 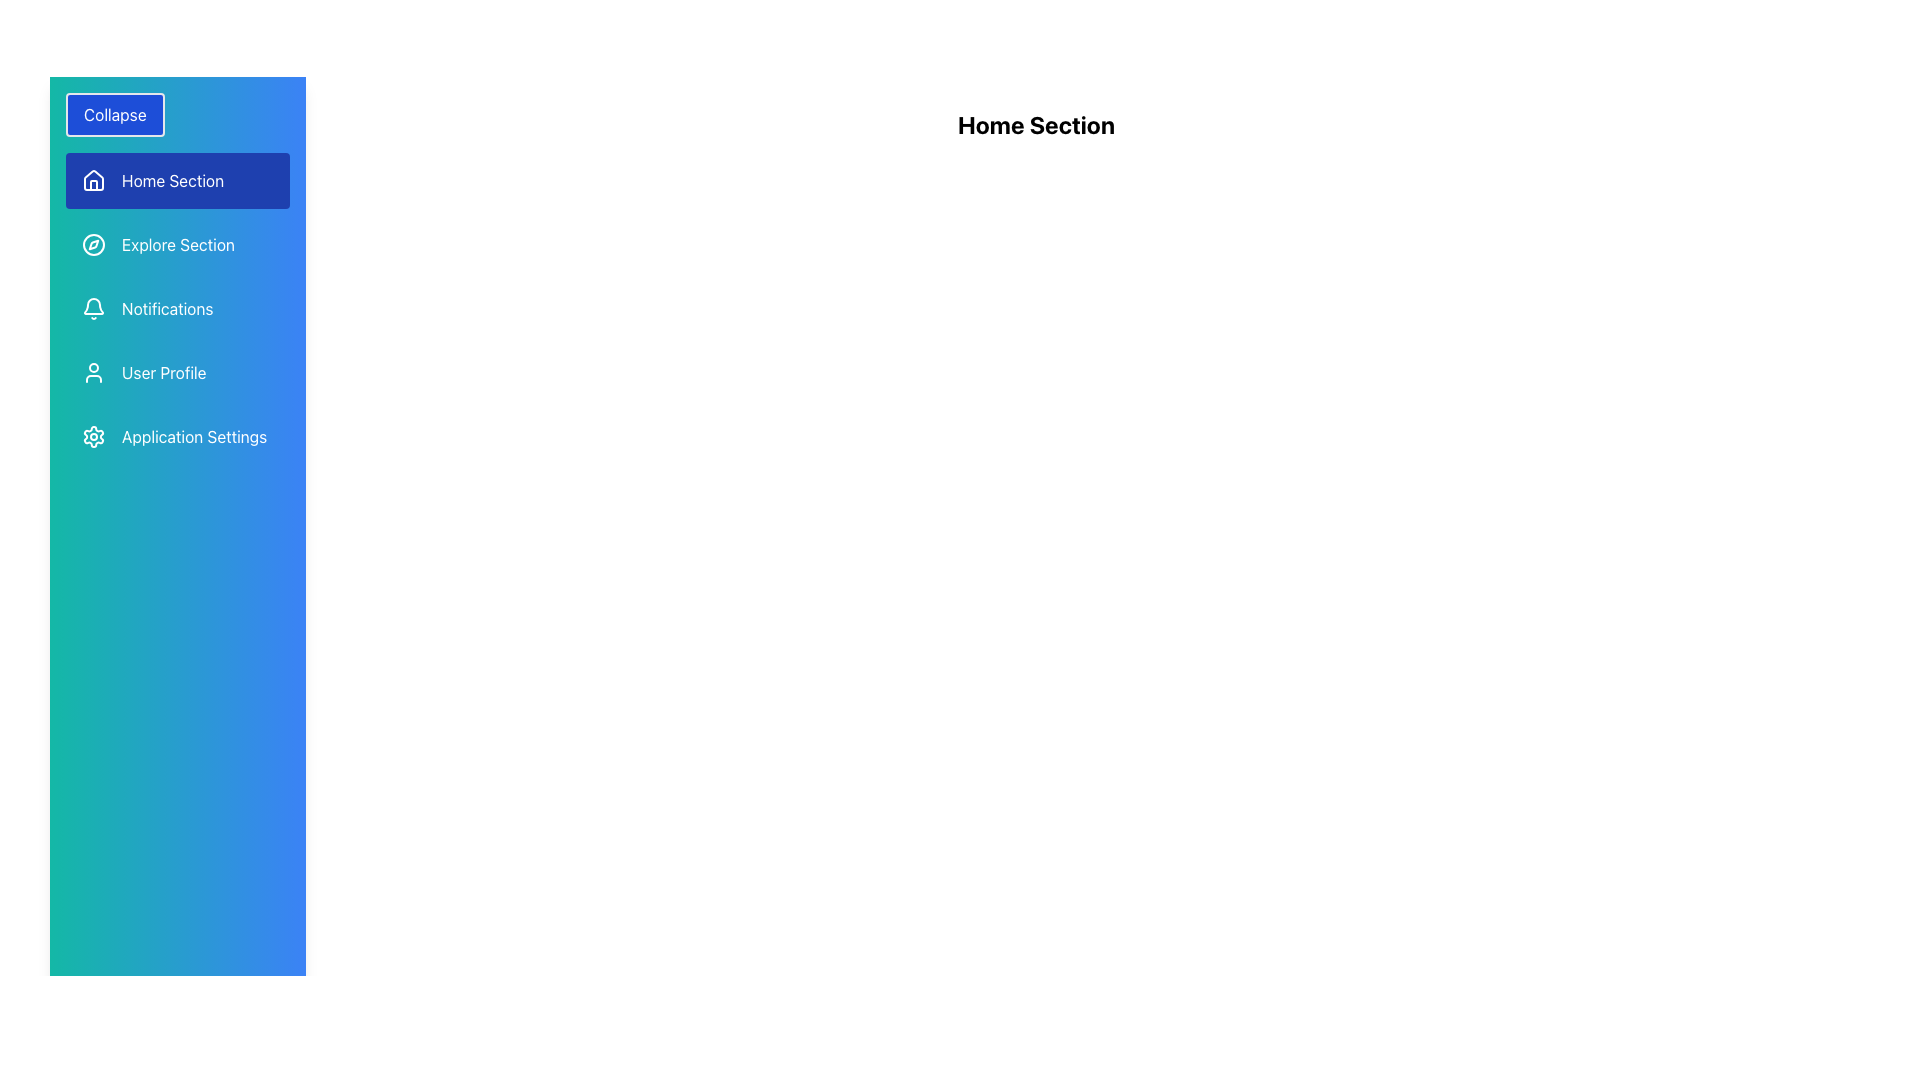 I want to click on the third entry in the vertical navigation menu, which contains an icon and text, so click(x=177, y=308).